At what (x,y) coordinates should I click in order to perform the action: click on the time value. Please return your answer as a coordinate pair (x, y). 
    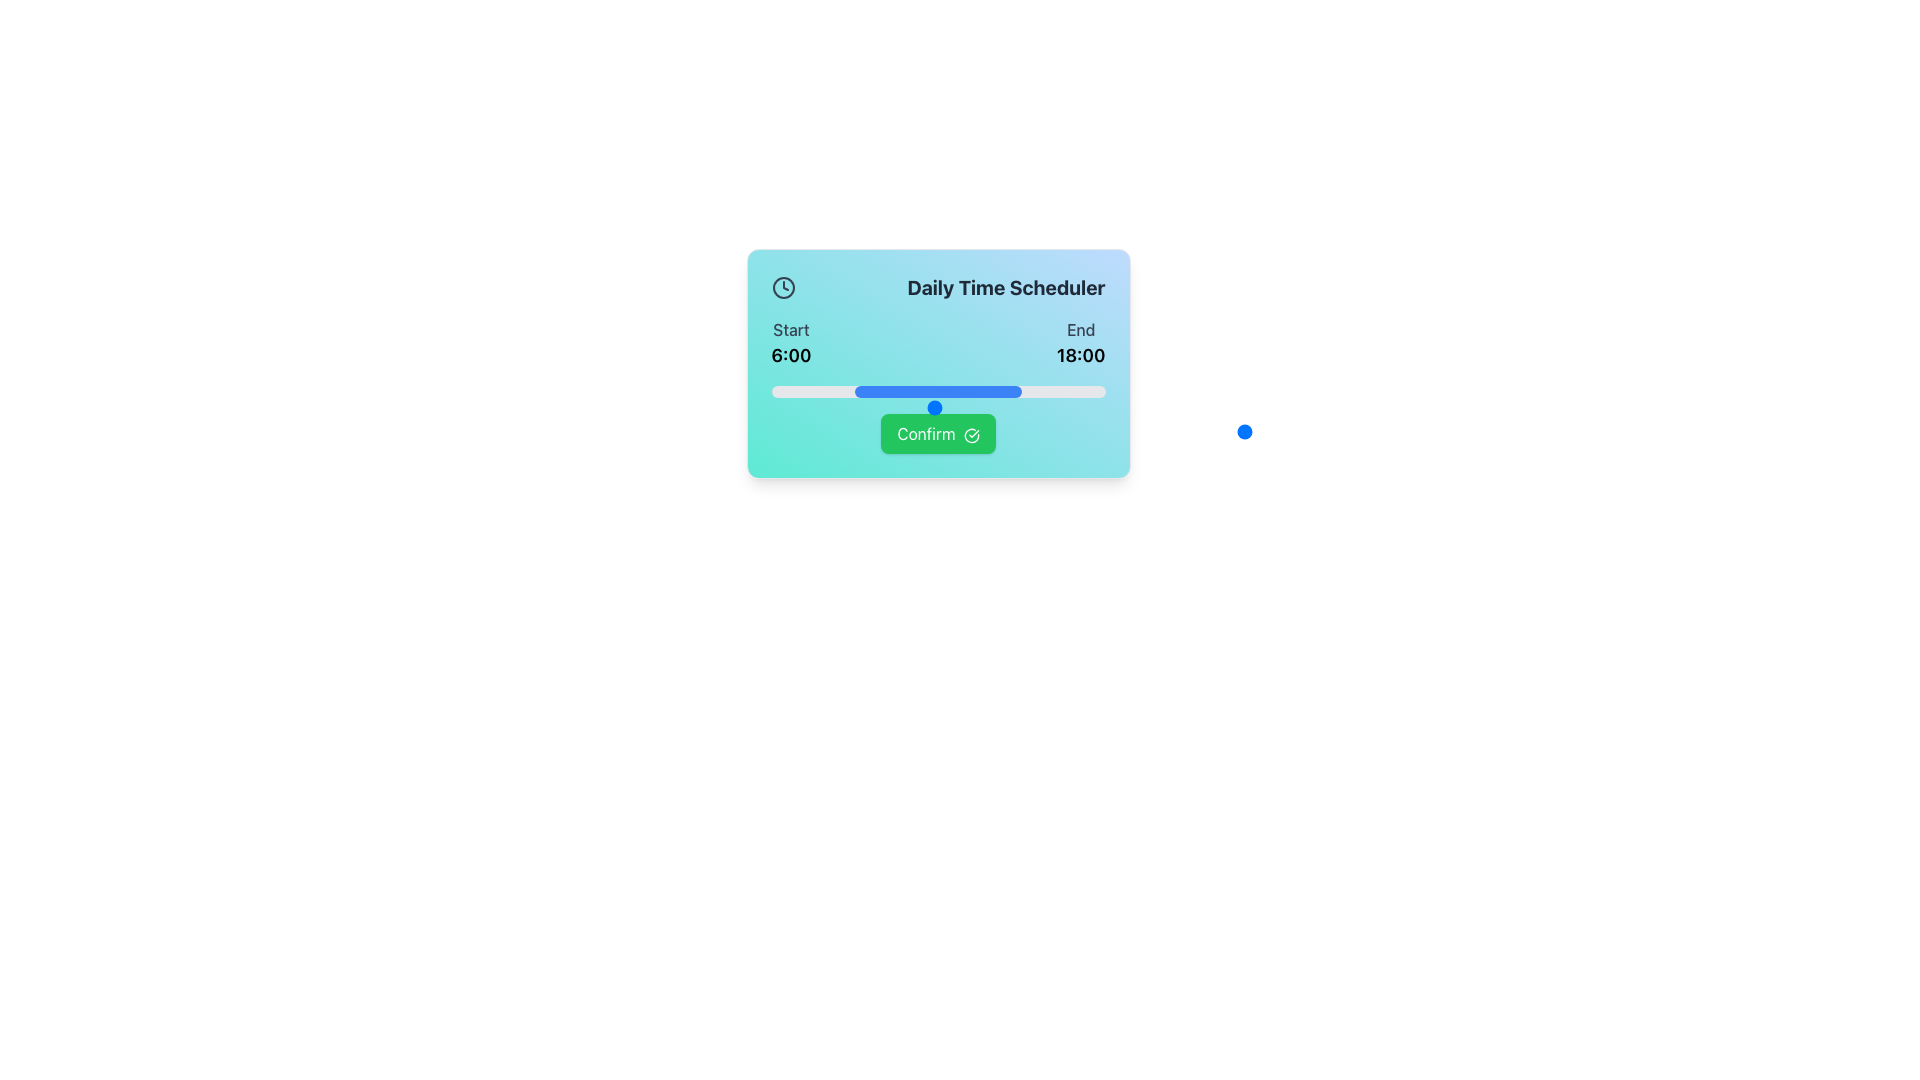
    Looking at the image, I should click on (956, 407).